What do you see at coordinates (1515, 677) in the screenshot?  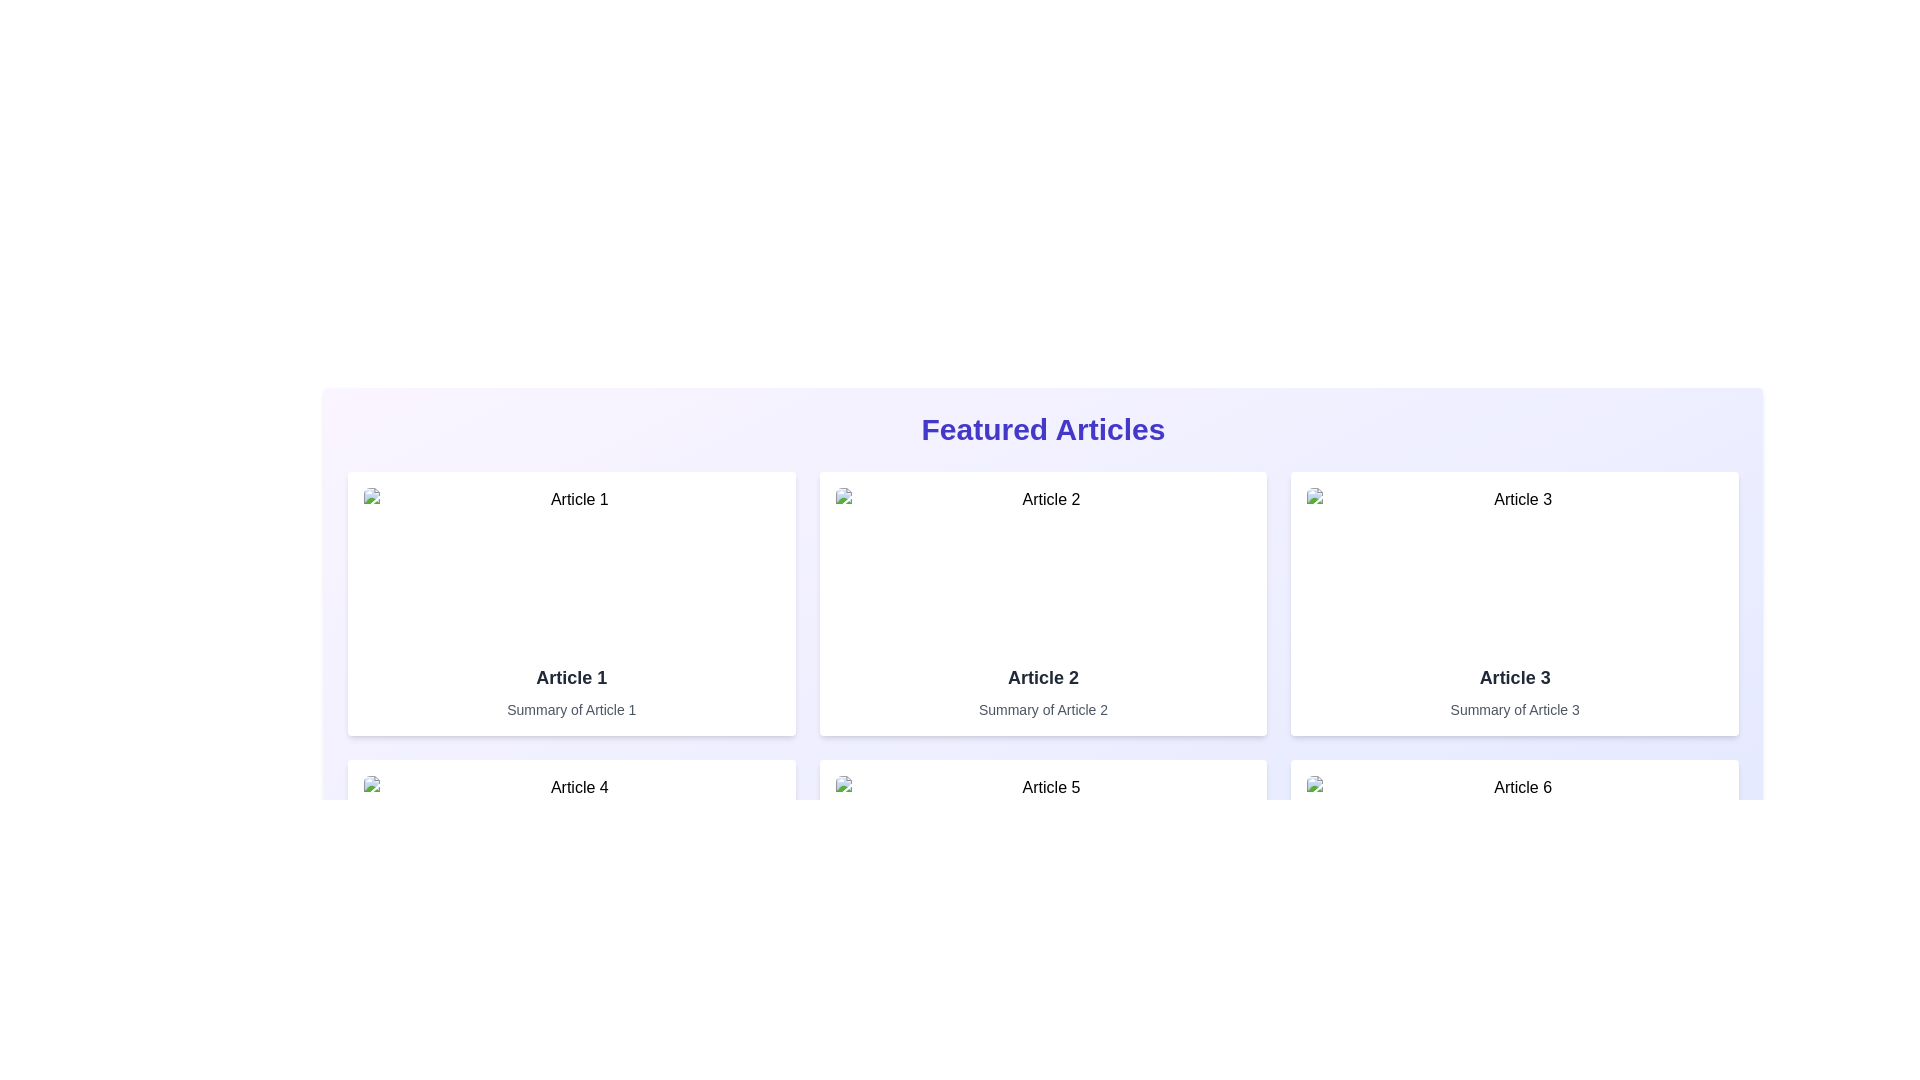 I see `bold text label 'Article 3' located centrally within the white card in the third column of the top row of the grid layout` at bounding box center [1515, 677].